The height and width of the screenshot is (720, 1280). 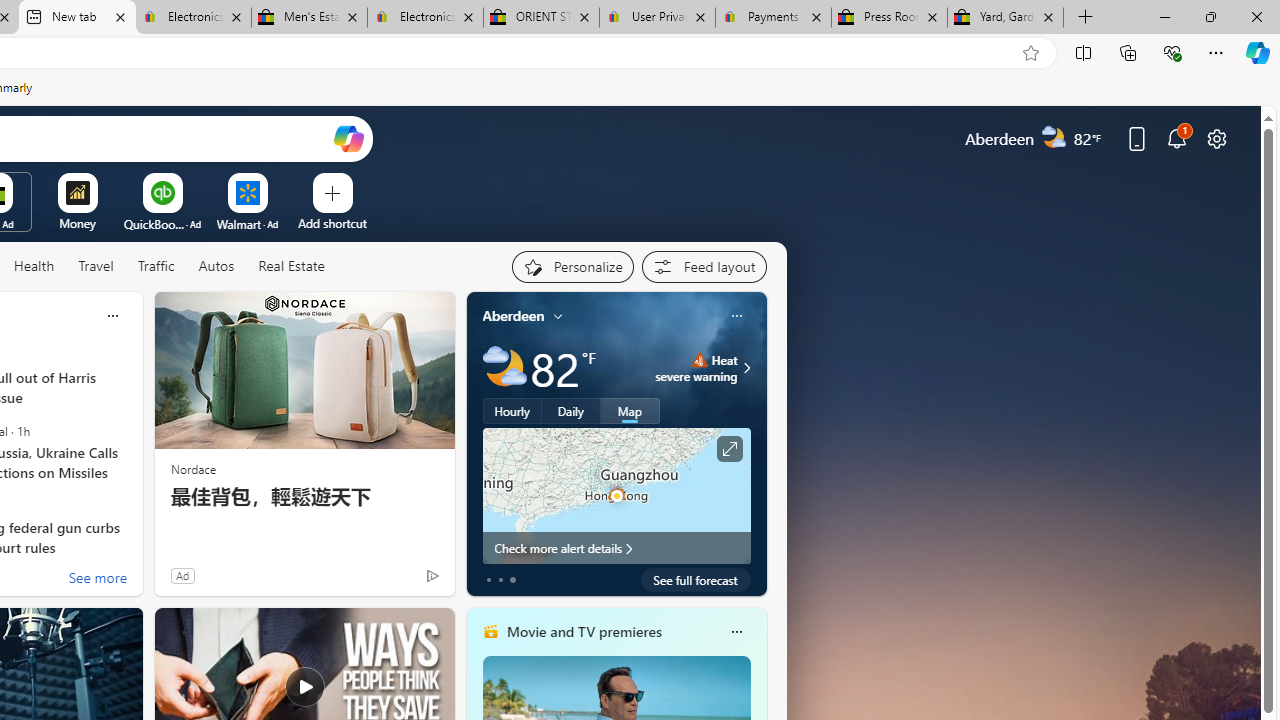 I want to click on 'Aberdeen', so click(x=513, y=315).